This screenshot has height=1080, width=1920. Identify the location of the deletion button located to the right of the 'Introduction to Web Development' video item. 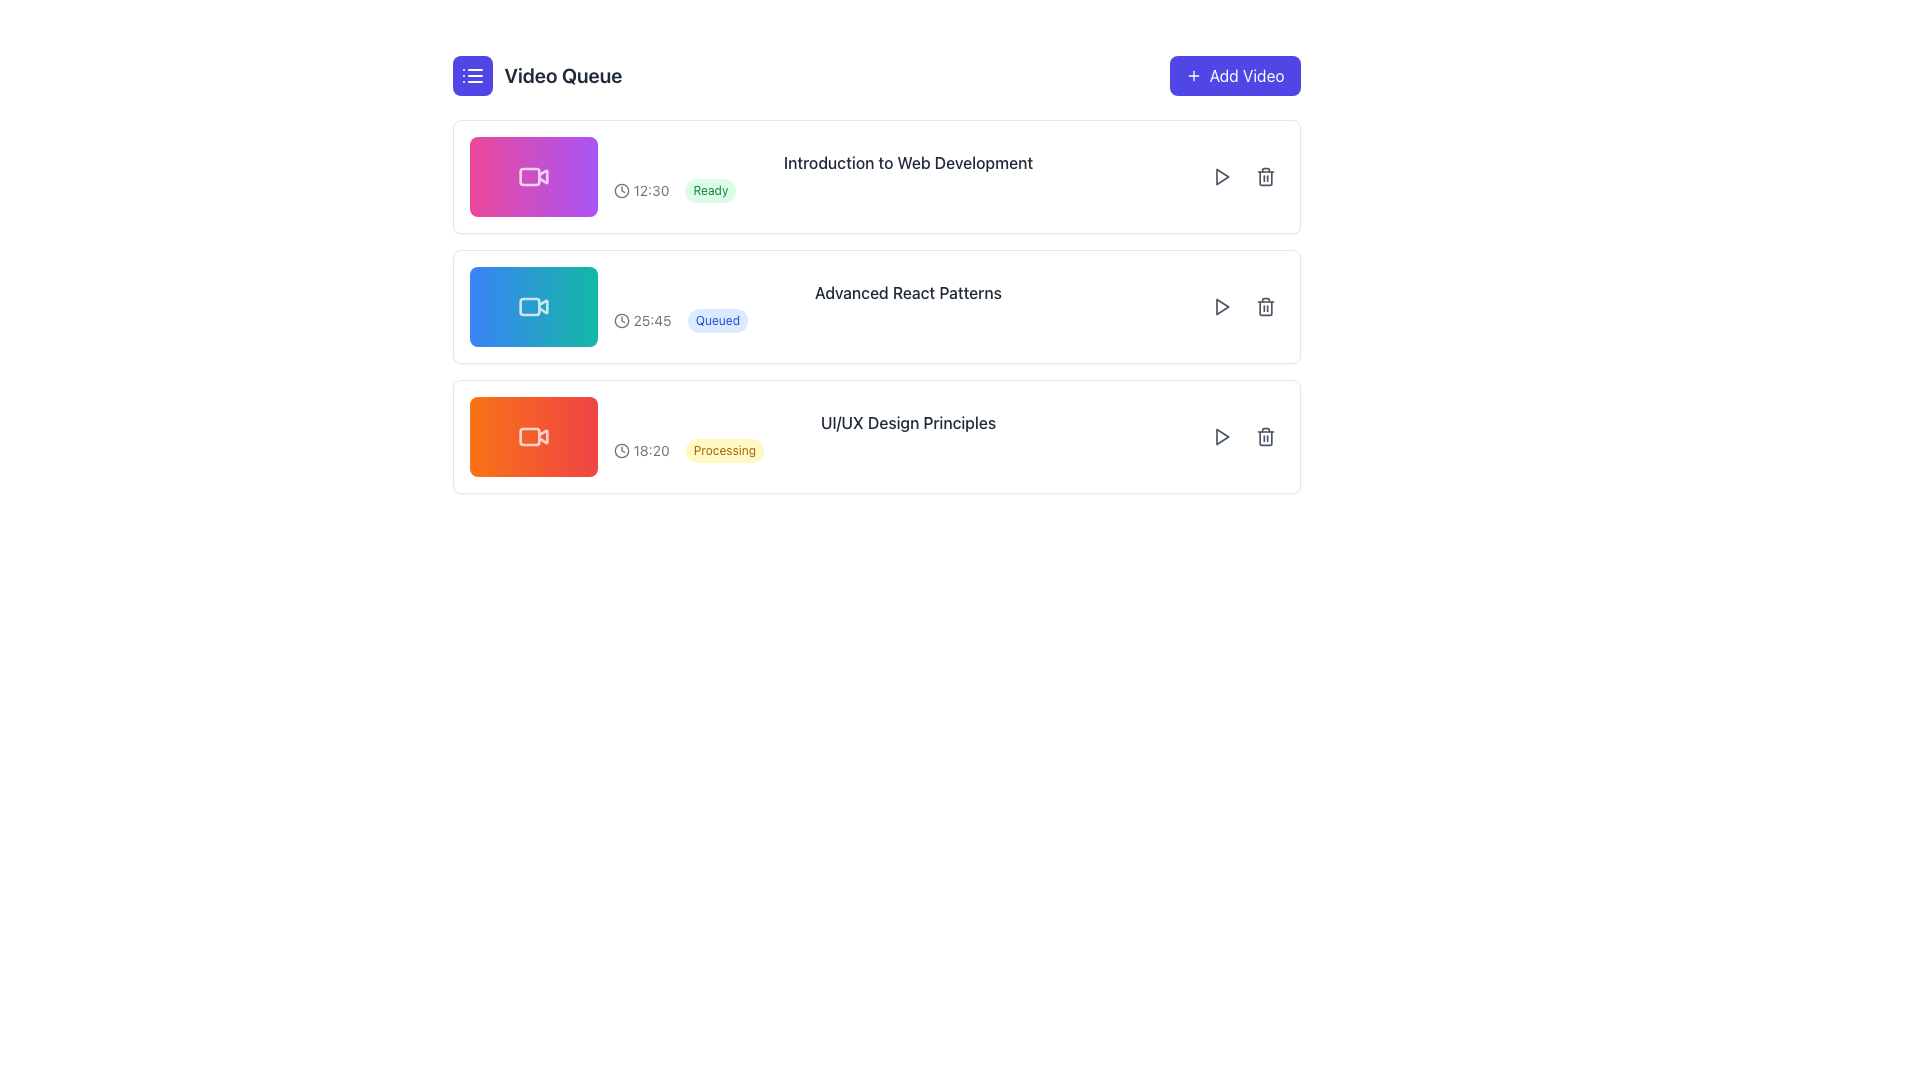
(1264, 176).